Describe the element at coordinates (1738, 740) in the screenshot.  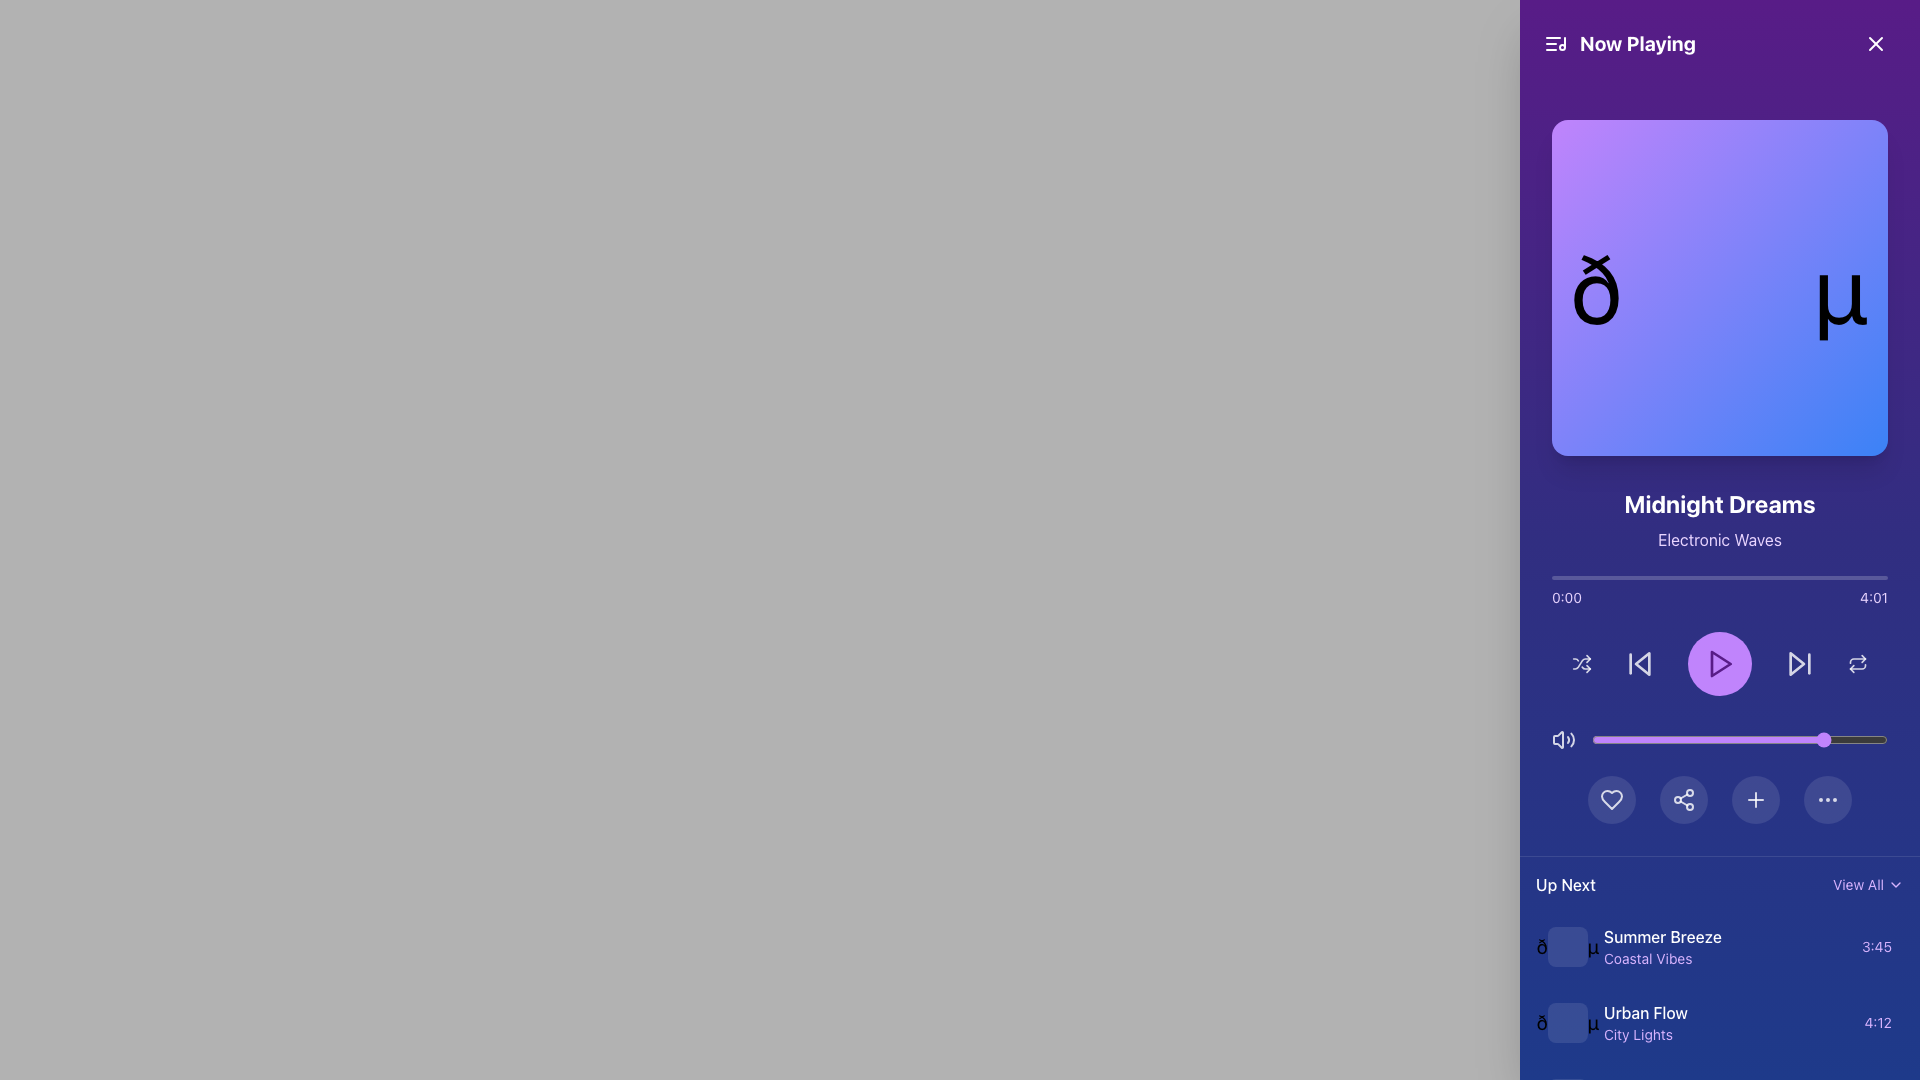
I see `the horizontal slider with a purple track and a circular handle, which signifies a value of 80%, located at the bottom section of the music player interface` at that location.